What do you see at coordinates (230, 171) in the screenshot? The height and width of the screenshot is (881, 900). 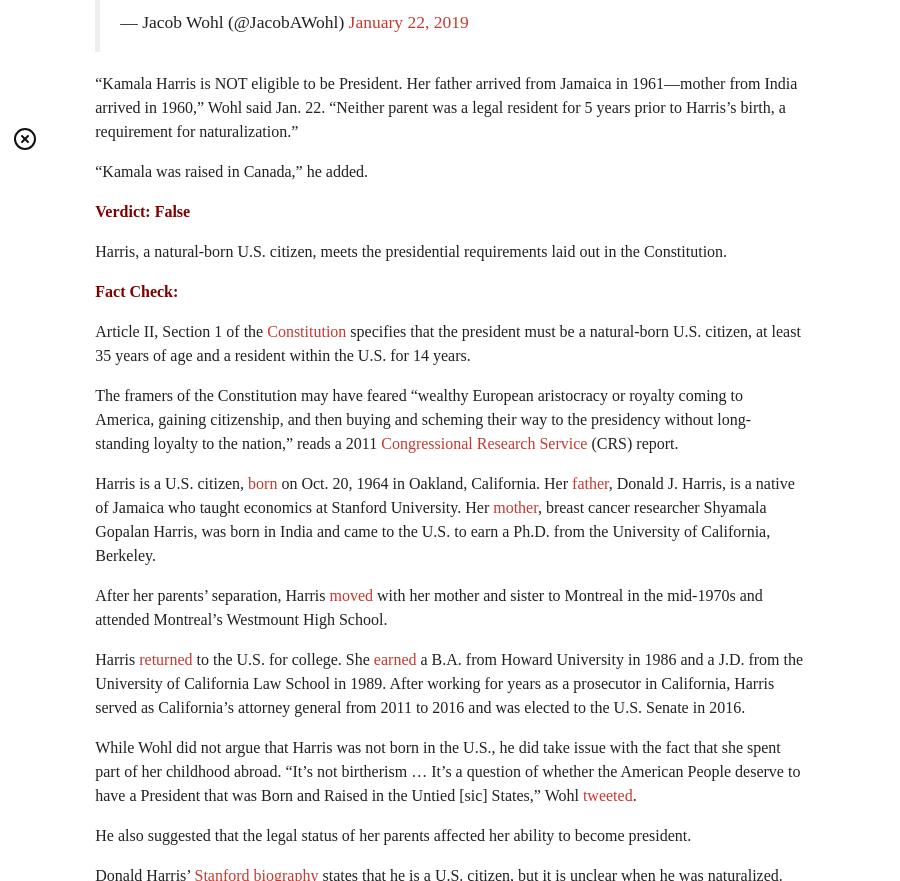 I see `'“Kamala was raised in Canada,” he added.'` at bounding box center [230, 171].